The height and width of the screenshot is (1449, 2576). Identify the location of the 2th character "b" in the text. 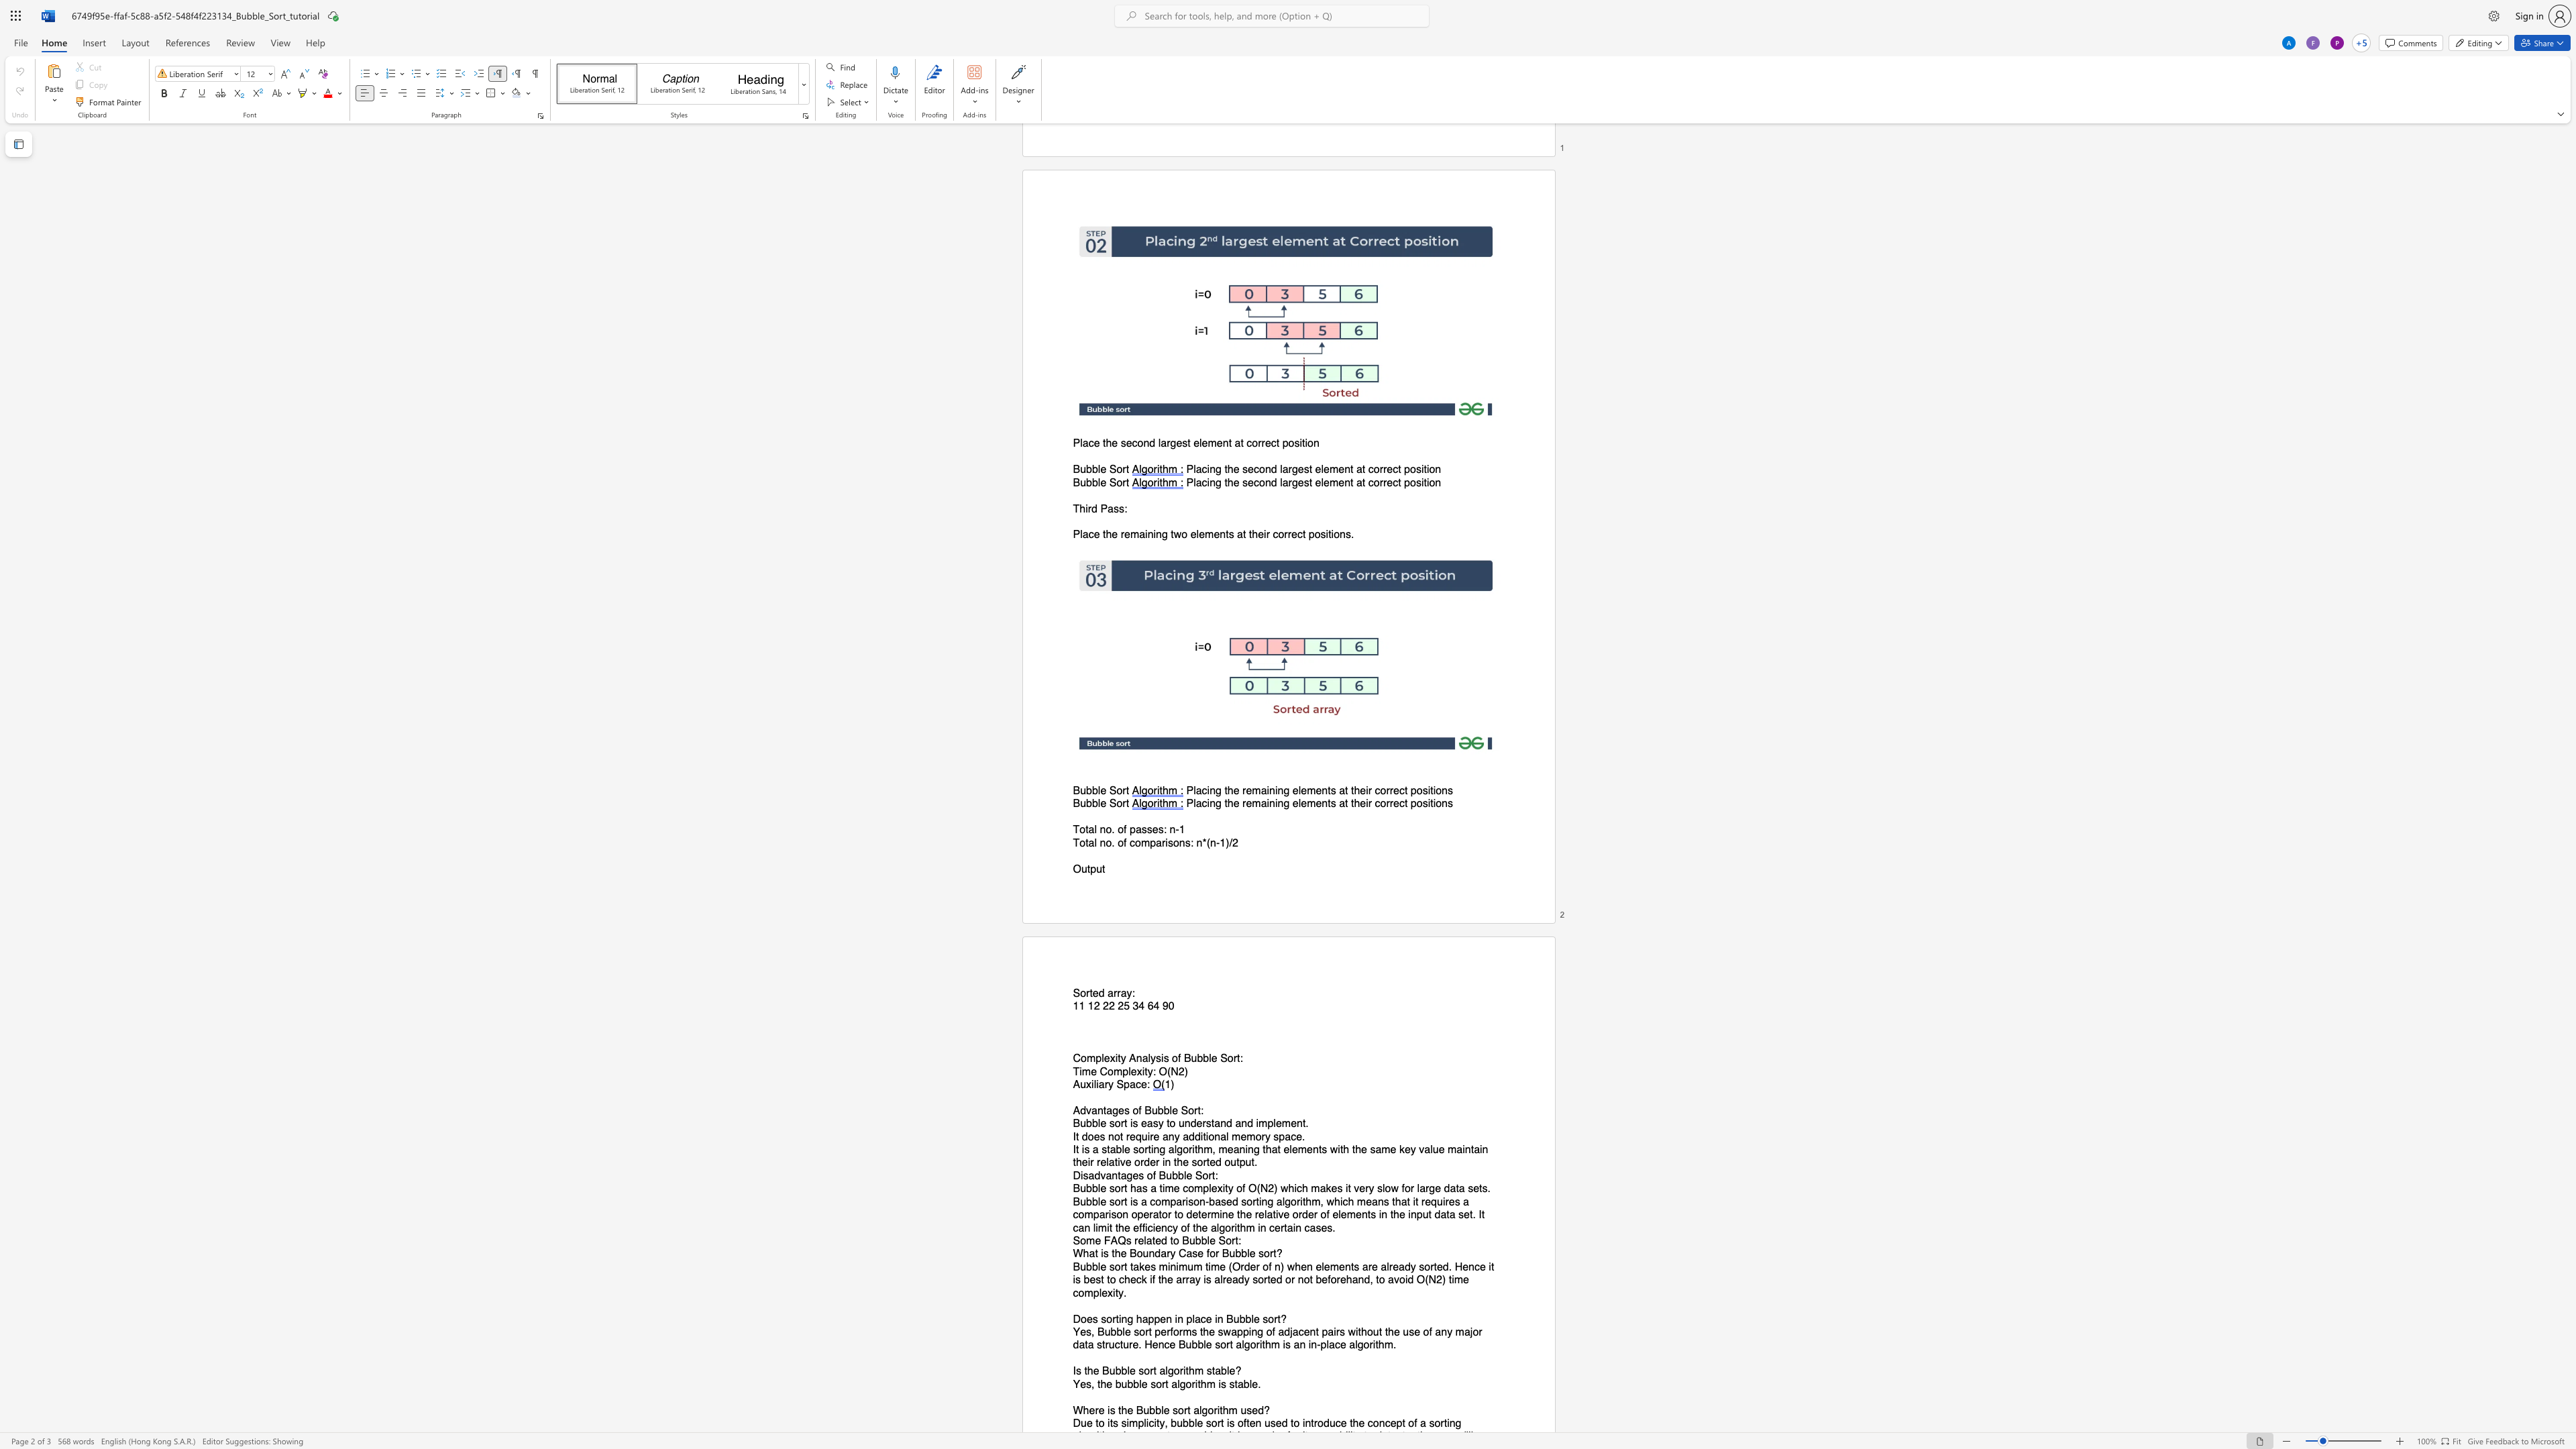
(1204, 1240).